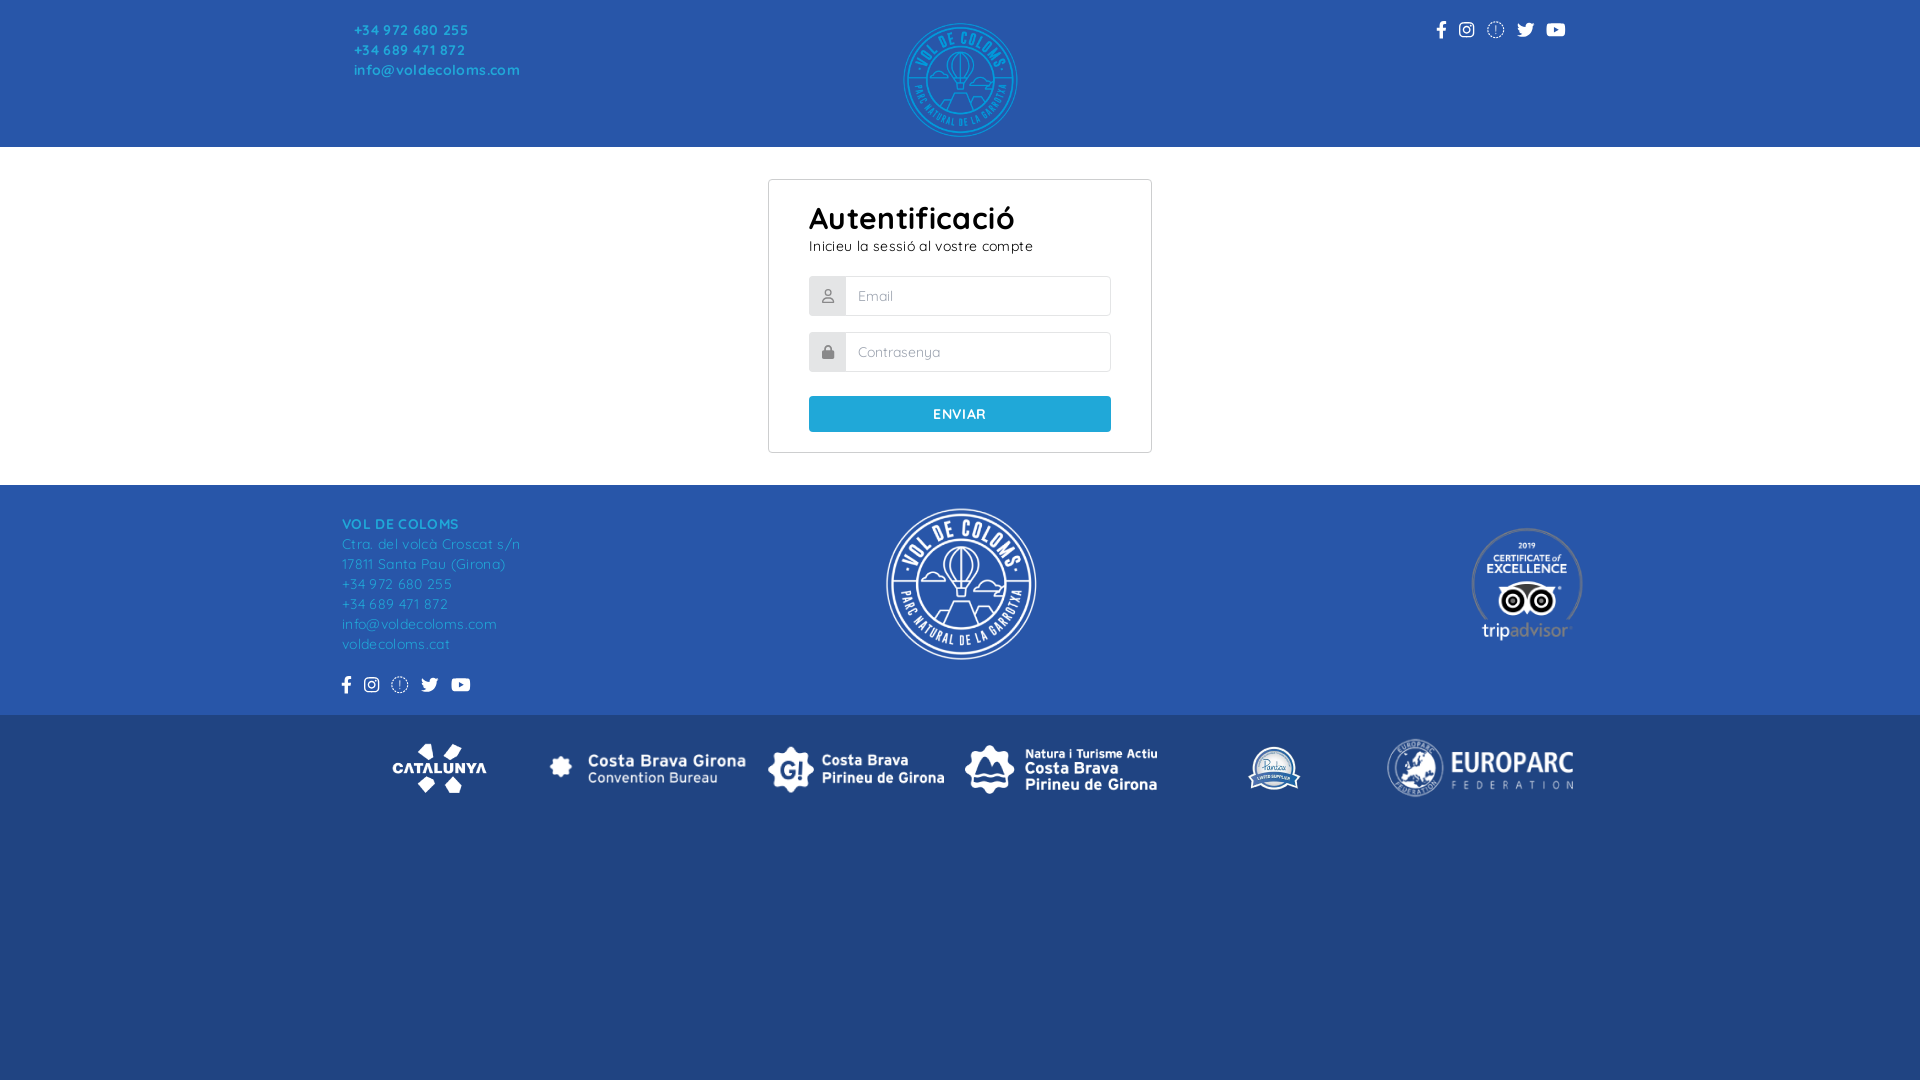  What do you see at coordinates (395, 644) in the screenshot?
I see `'voldecoloms.cat'` at bounding box center [395, 644].